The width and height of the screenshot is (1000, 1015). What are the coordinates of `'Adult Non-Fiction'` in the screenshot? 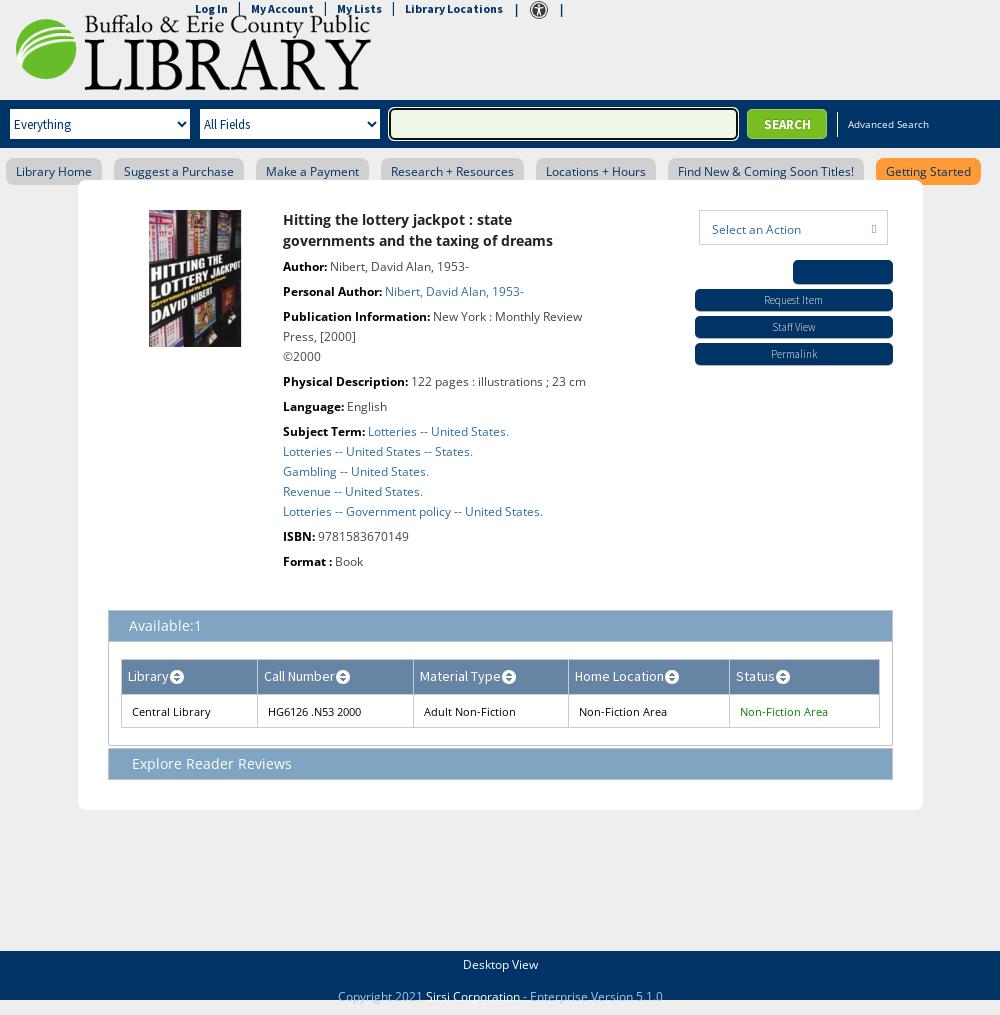 It's located at (469, 711).